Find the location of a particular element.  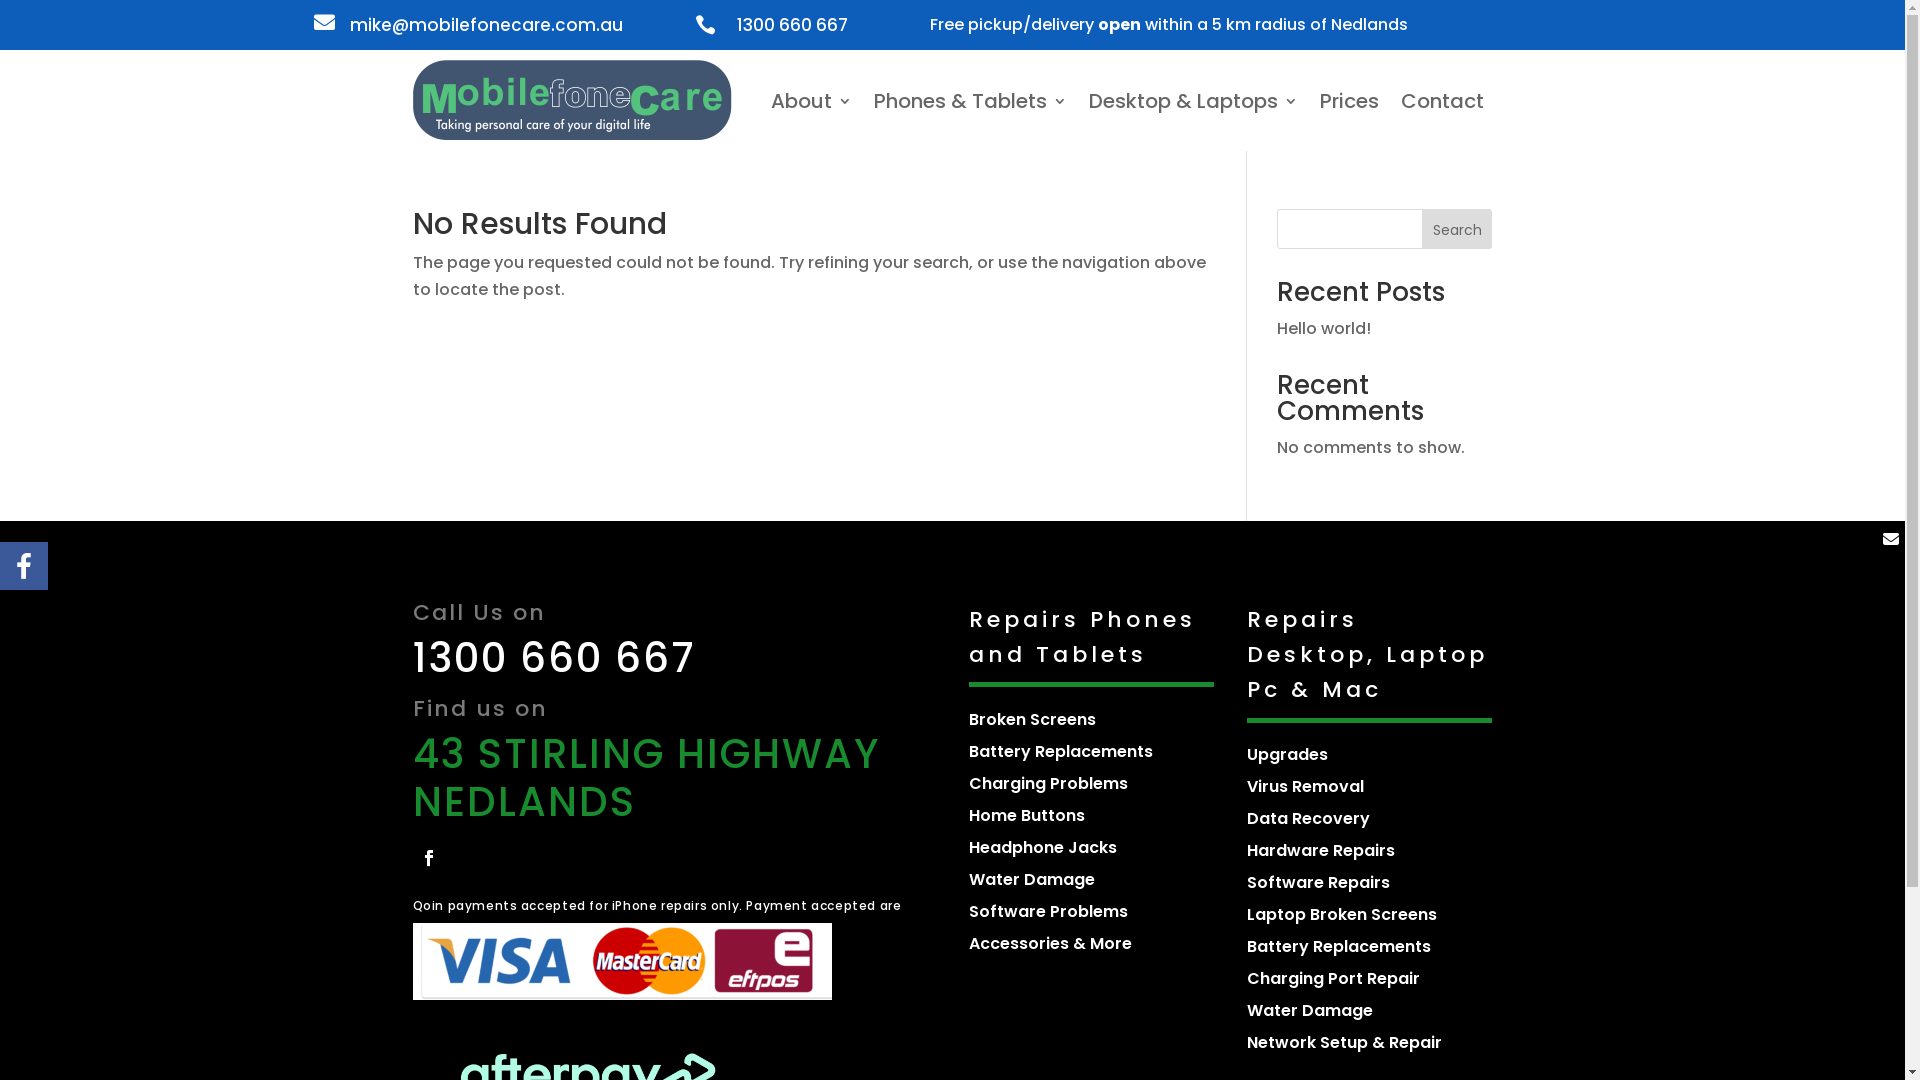

'Software Problems' is located at coordinates (1047, 911).